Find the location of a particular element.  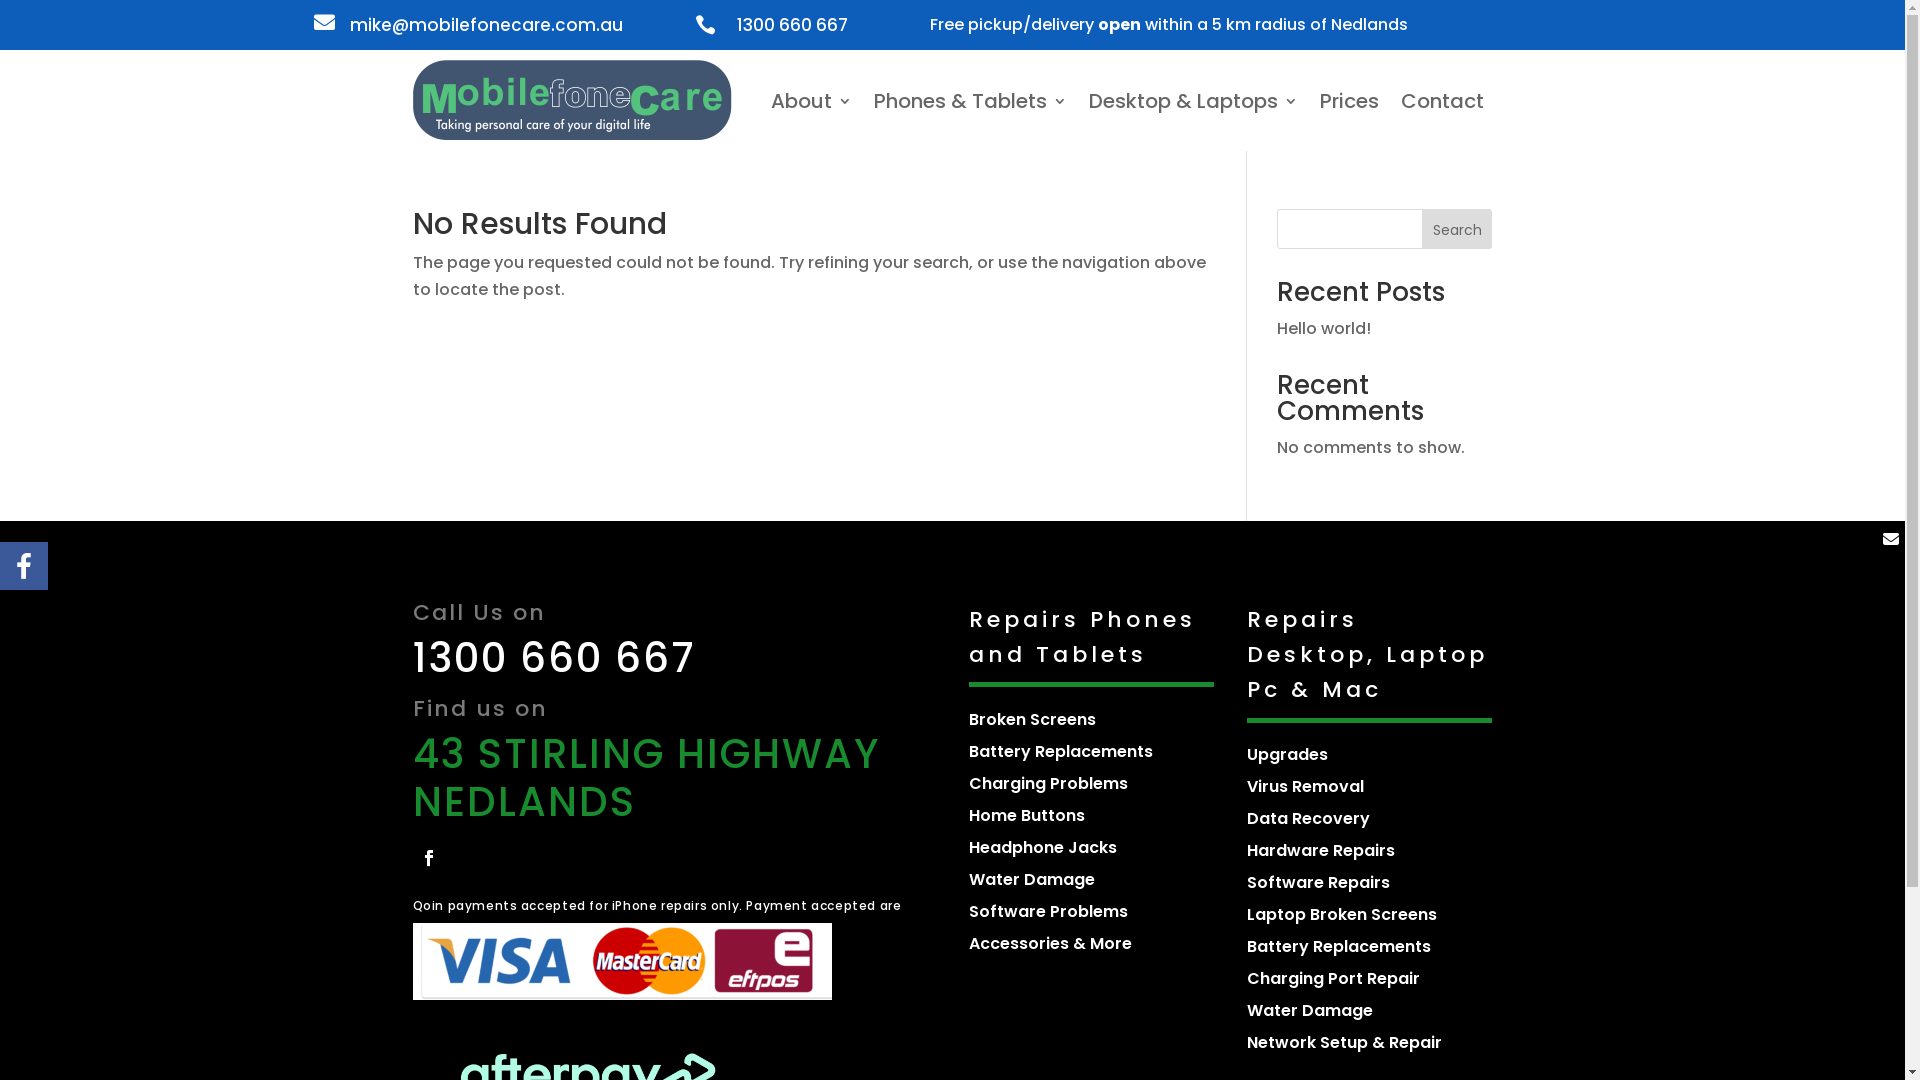

'Software Problems' is located at coordinates (1047, 911).